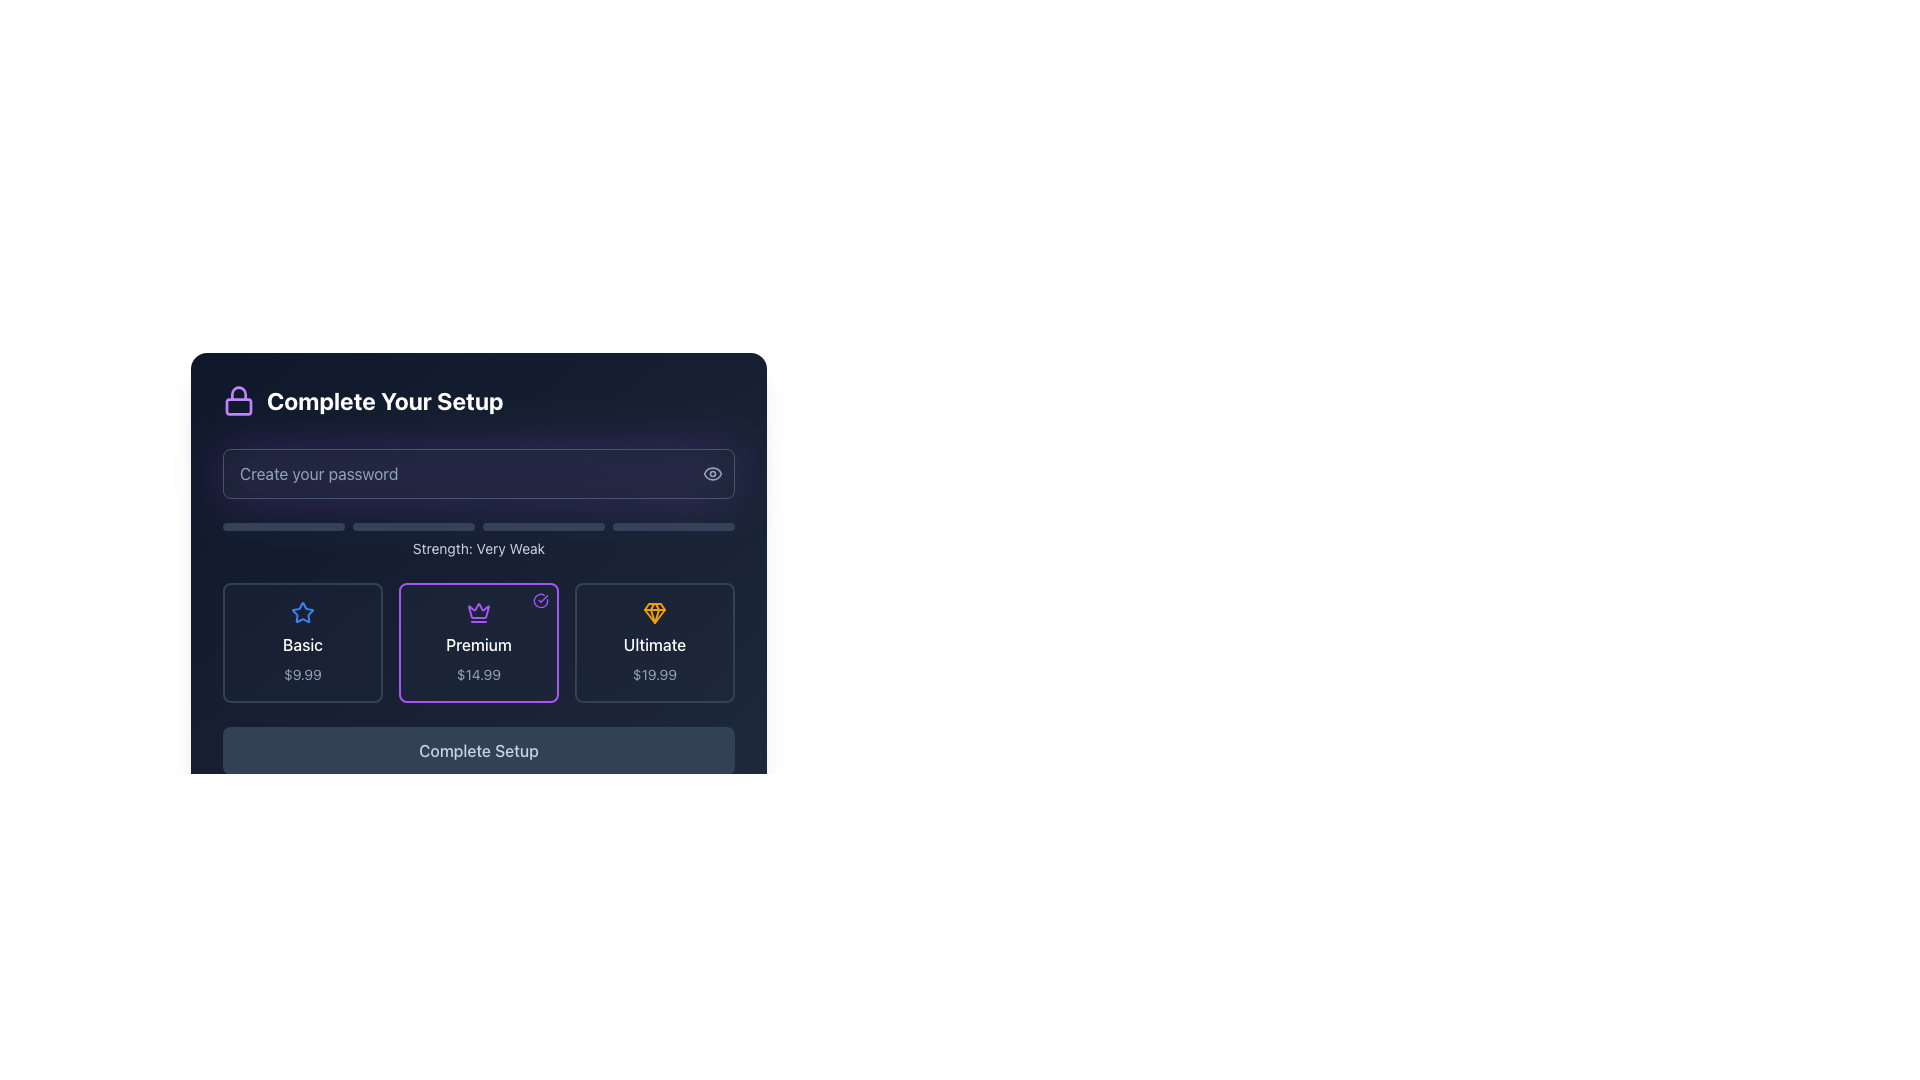 This screenshot has width=1920, height=1080. Describe the element at coordinates (478, 526) in the screenshot. I see `the slate-gray linear progress bar located below the password creation input field and above the text 'Strength: Very Weak.'` at that location.